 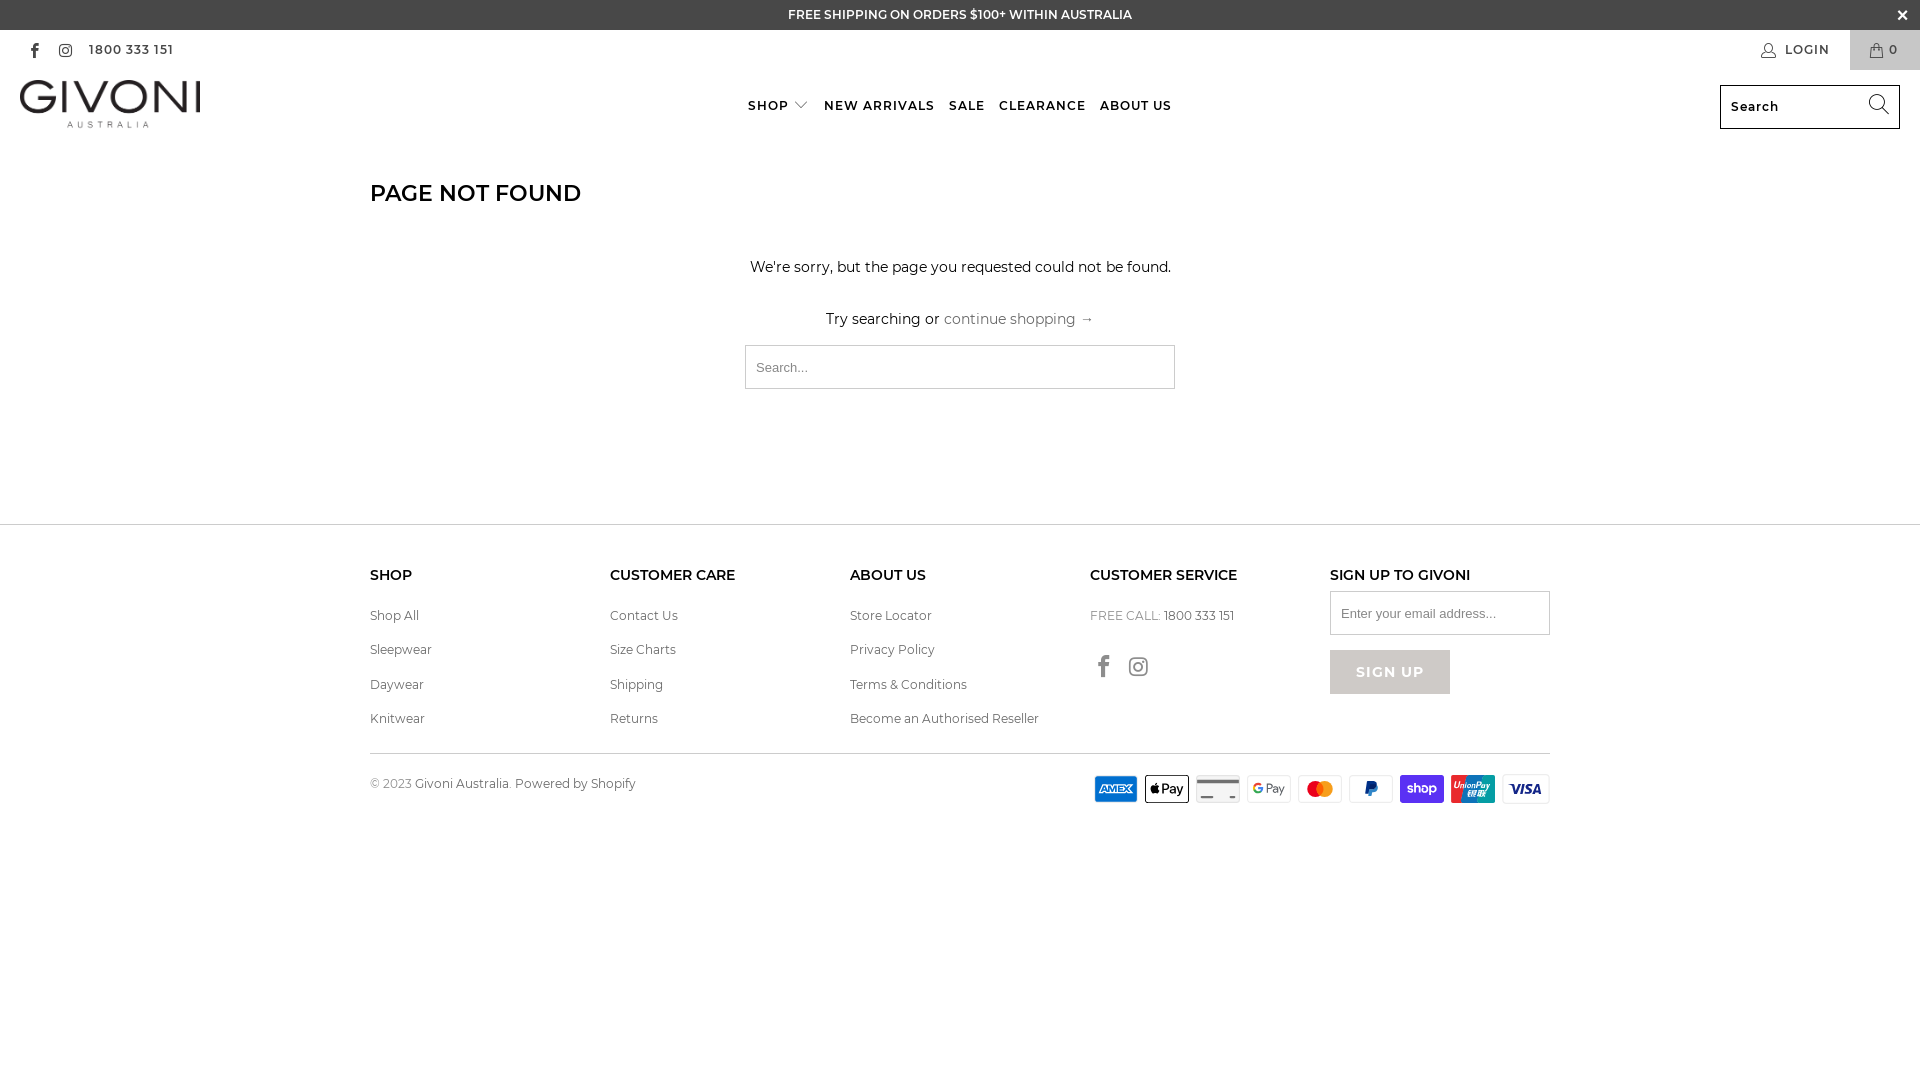 I want to click on 'Contact Us', so click(x=643, y=614).